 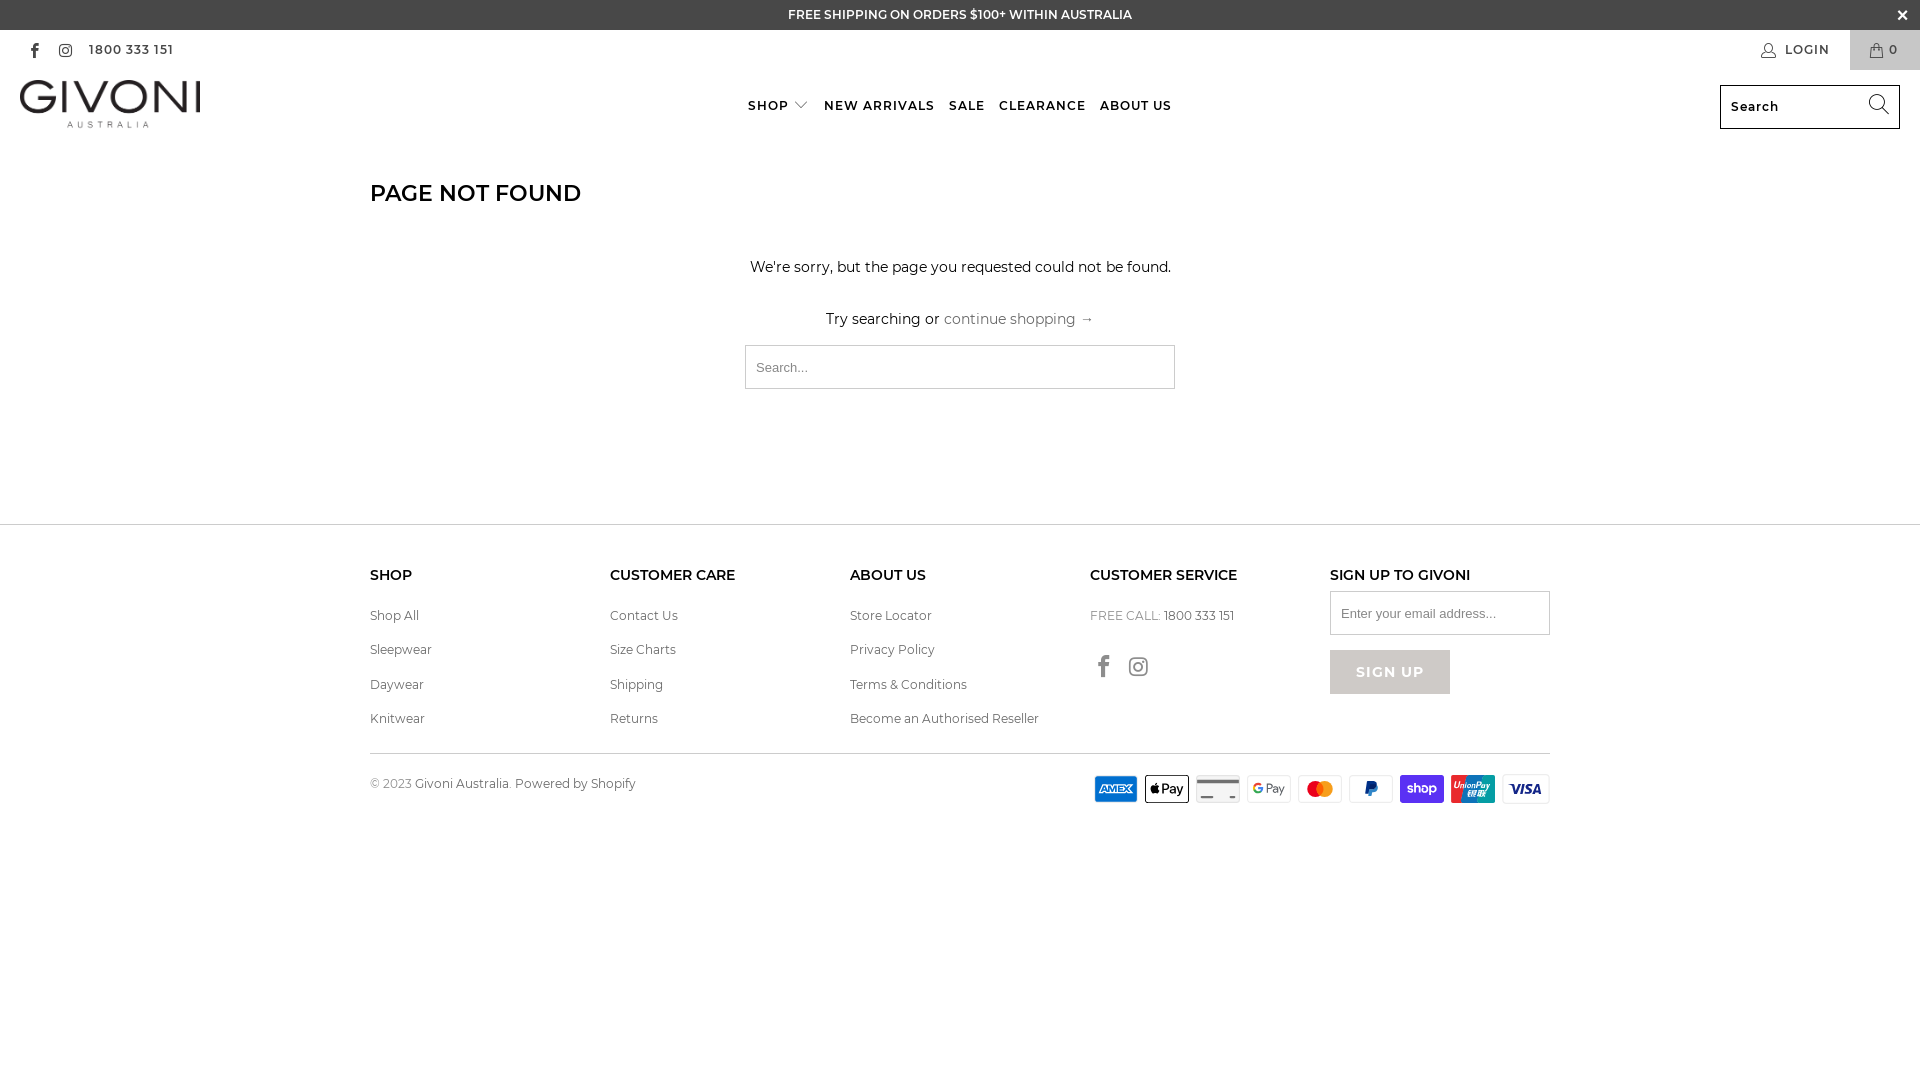 I want to click on 'Contact Us', so click(x=643, y=614).